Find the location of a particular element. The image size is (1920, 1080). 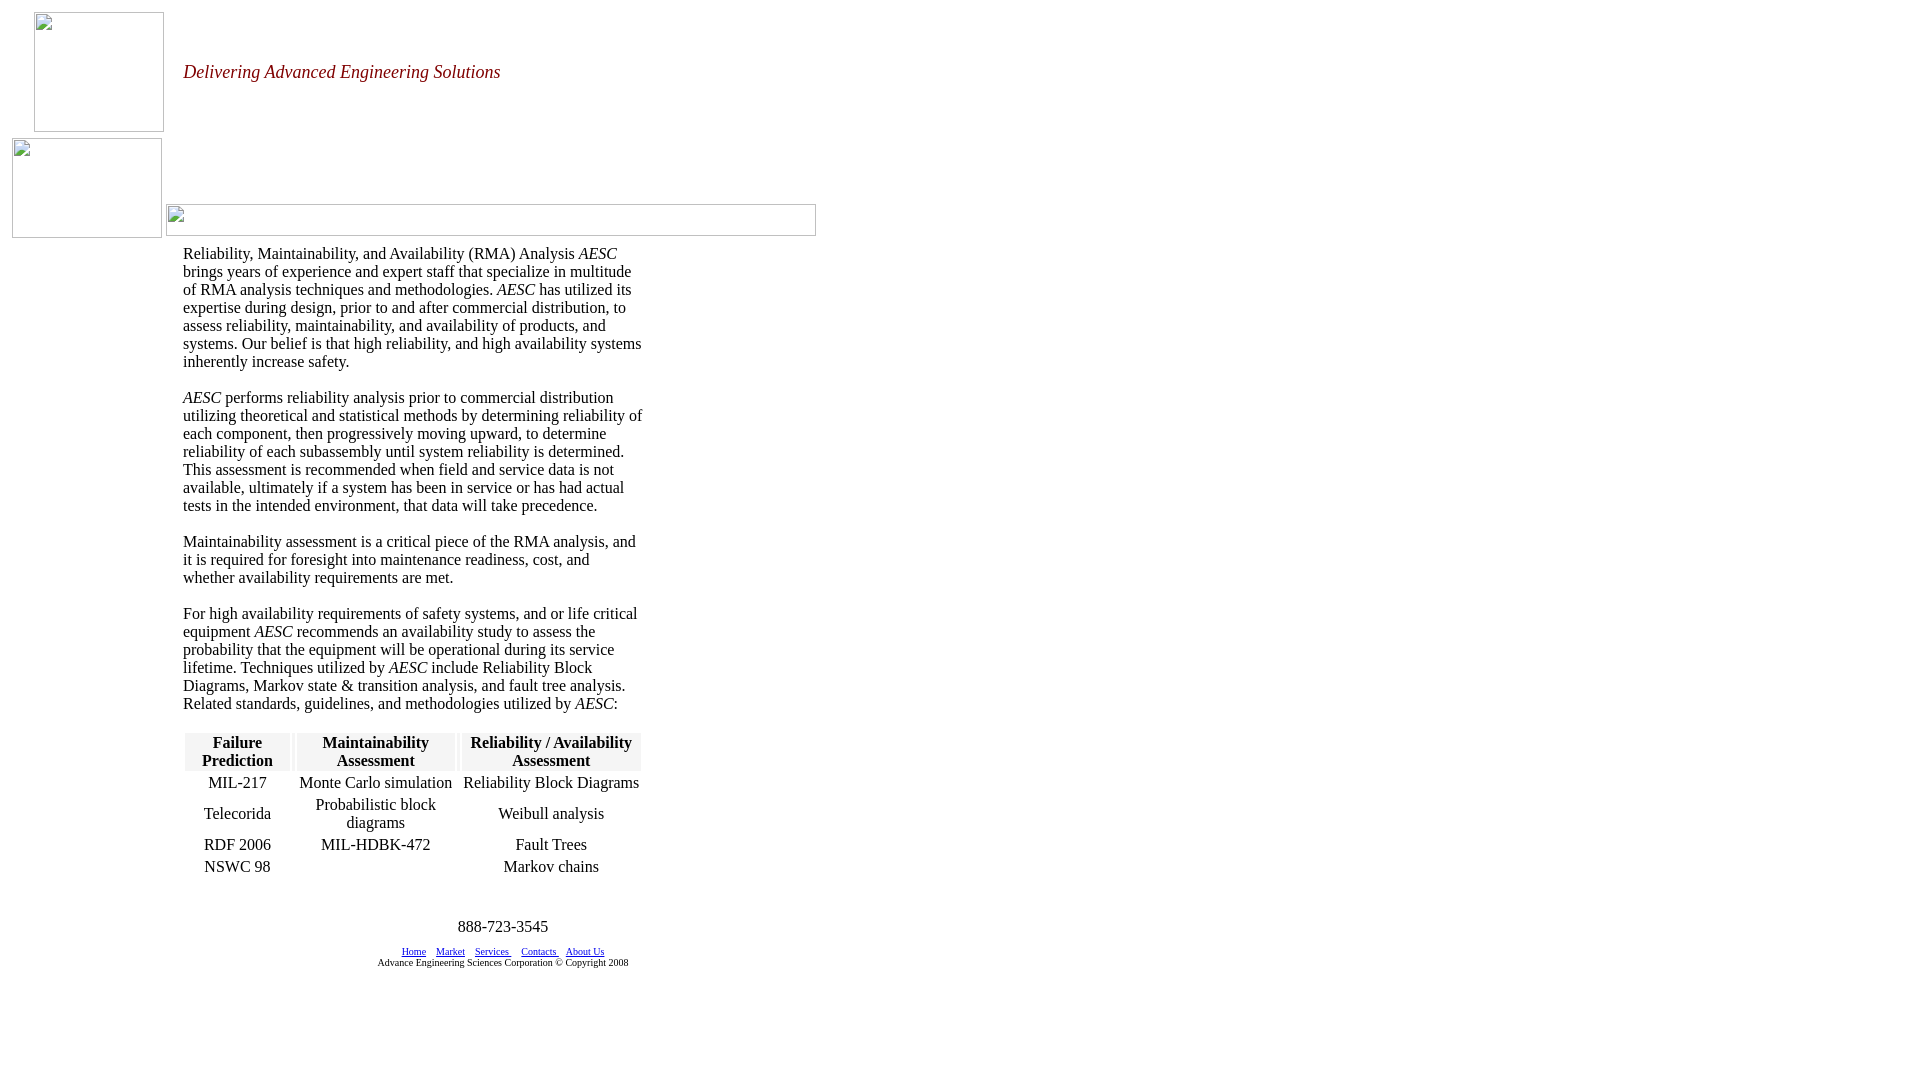

'Market' is located at coordinates (449, 950).